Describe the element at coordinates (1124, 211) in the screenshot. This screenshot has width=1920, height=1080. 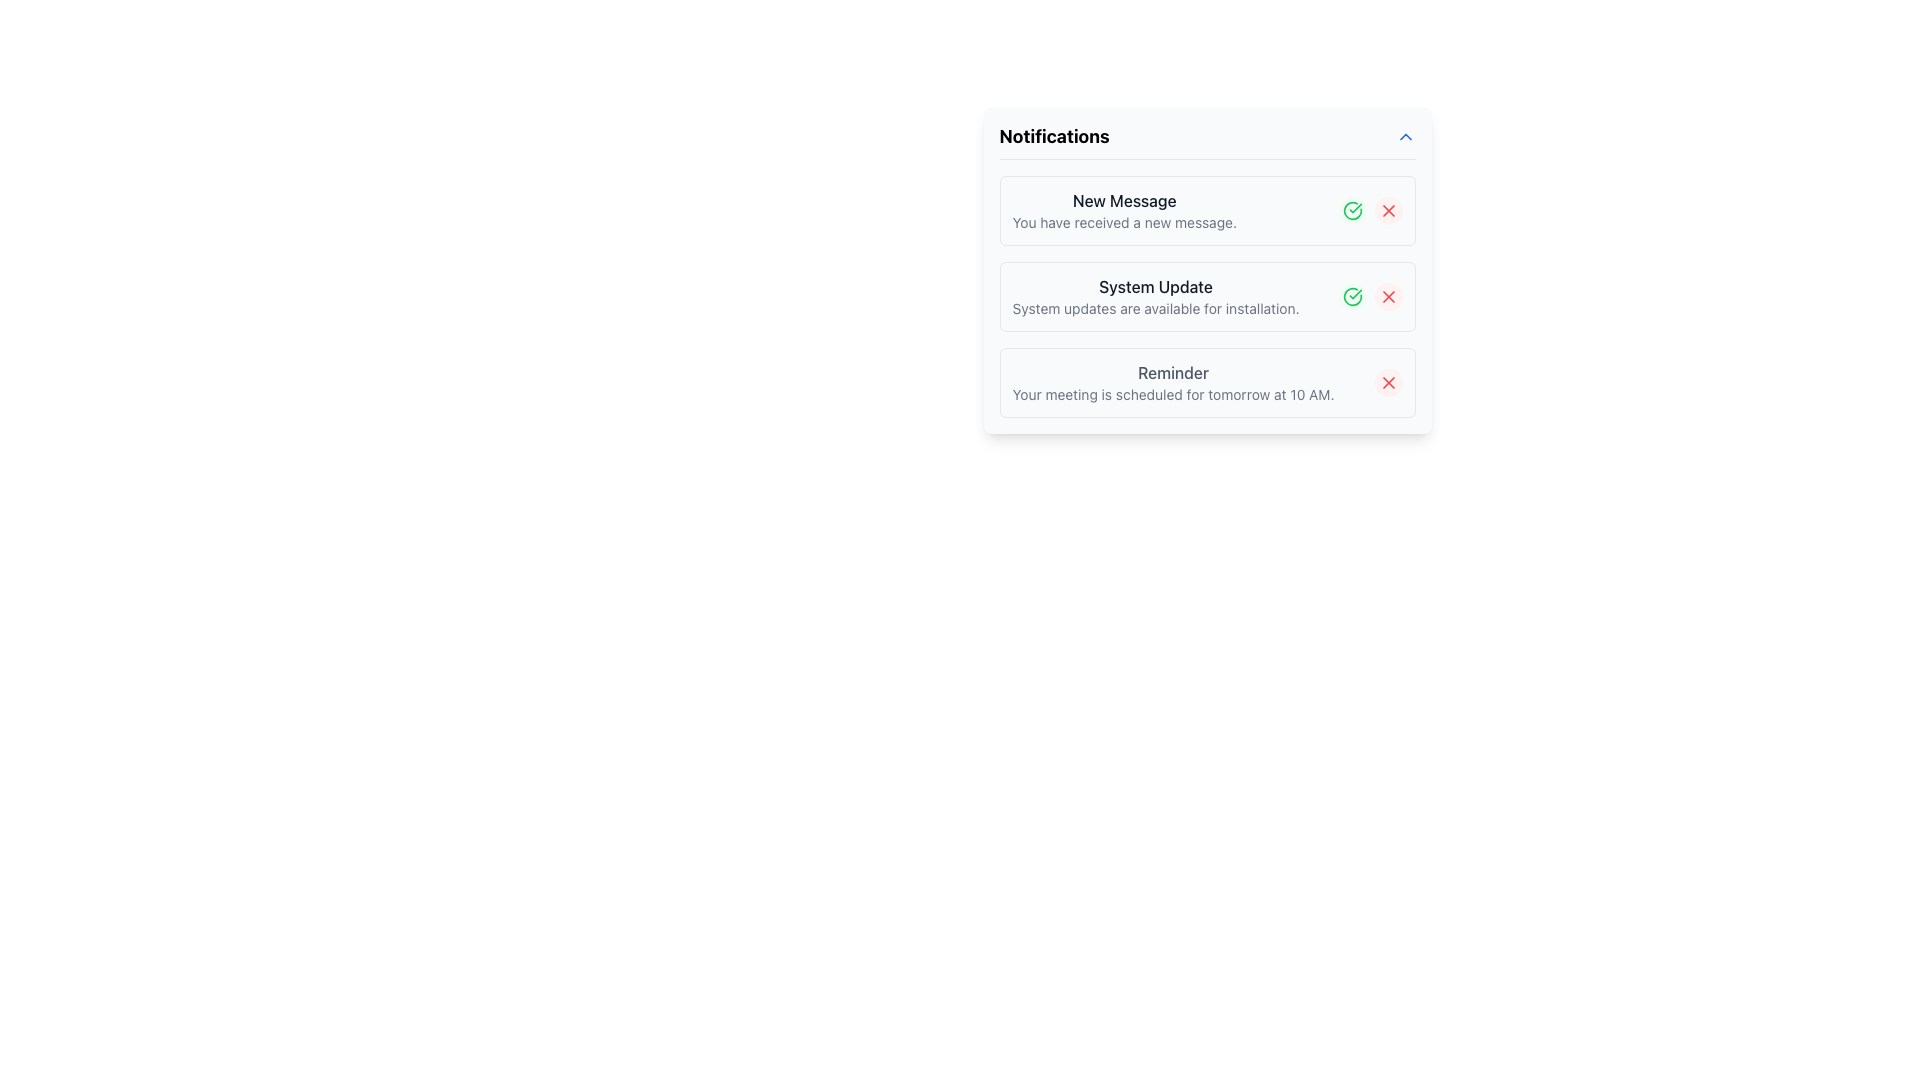
I see `the Notification Text Content displaying 'New Message' and 'You have received a new message.' by clicking on it to access related elements` at that location.